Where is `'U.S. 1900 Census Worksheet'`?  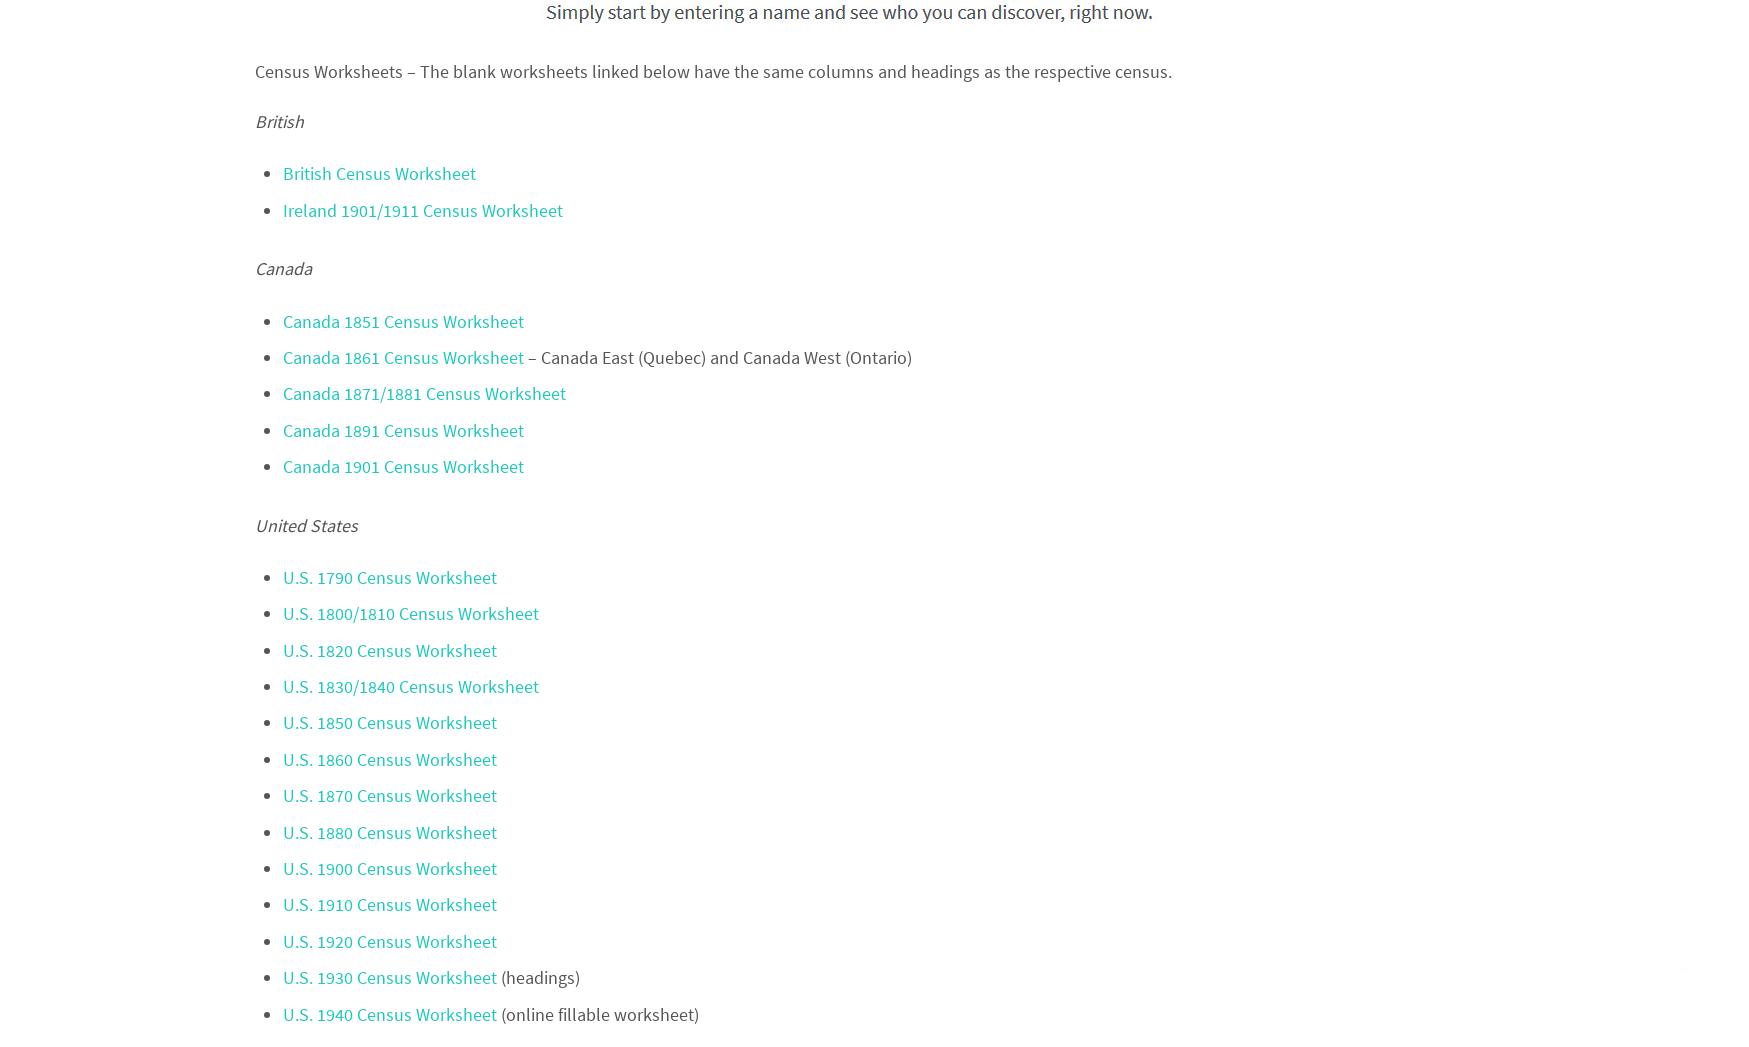 'U.S. 1900 Census Worksheet' is located at coordinates (281, 867).